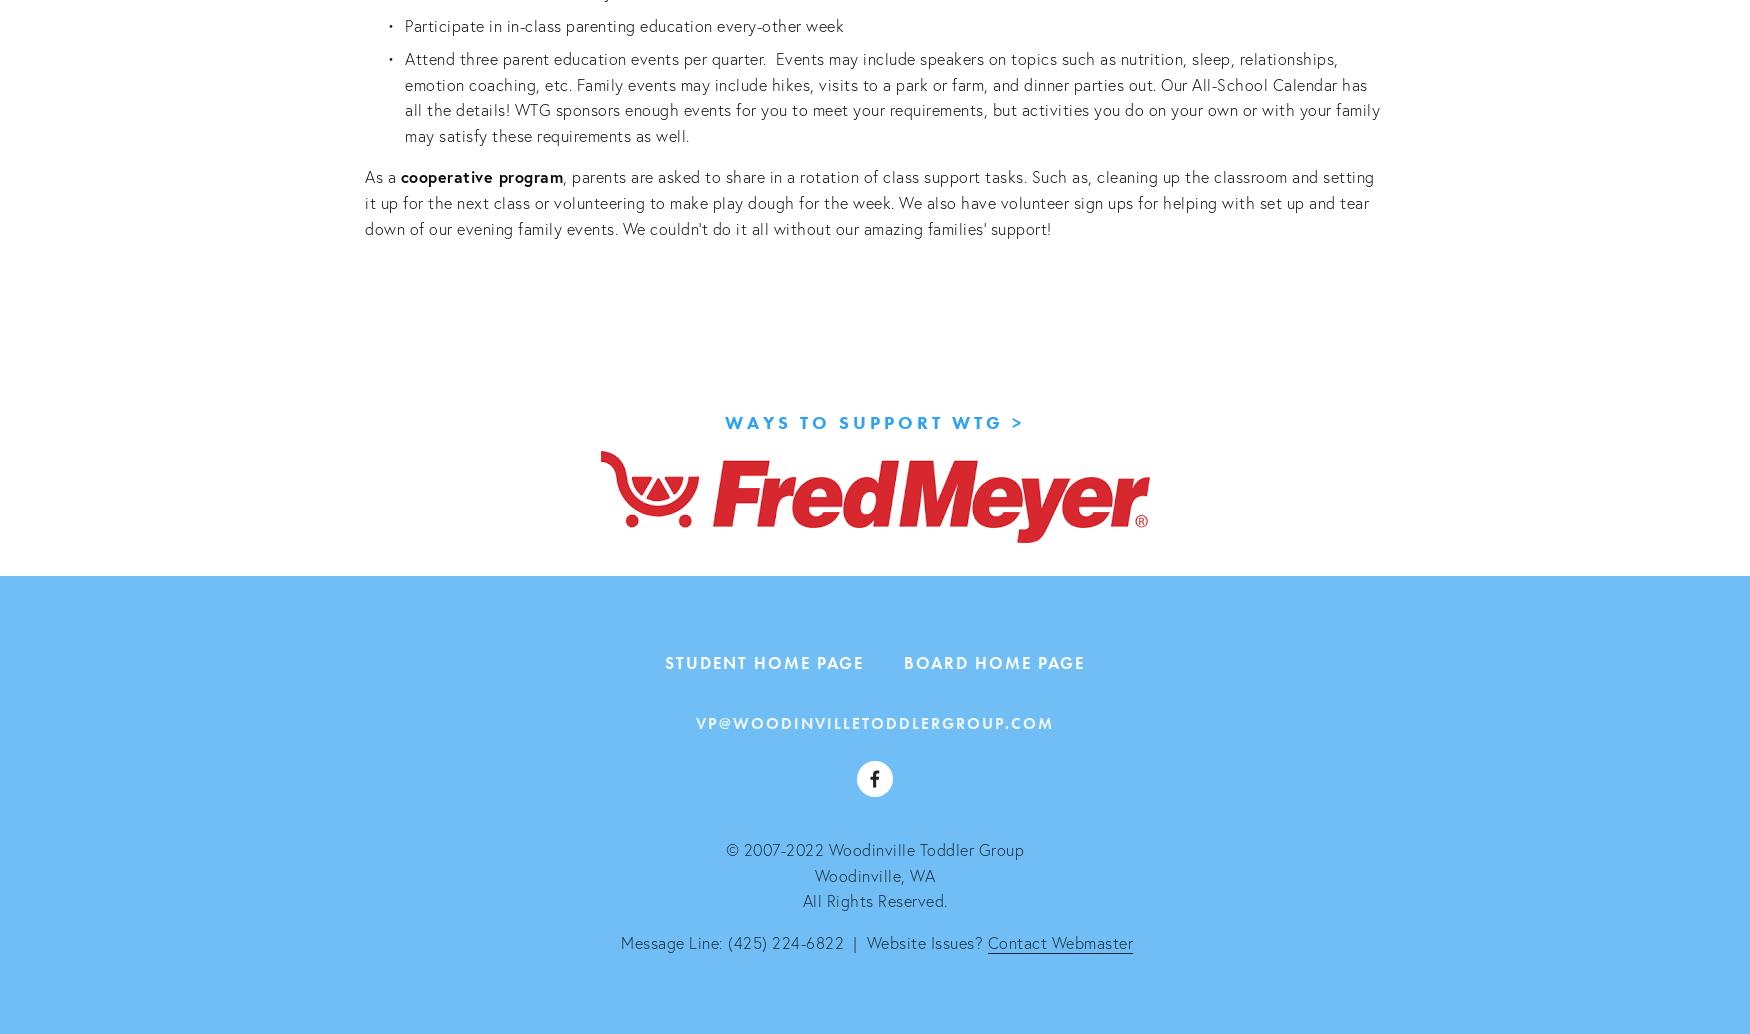 The image size is (1750, 1034). I want to click on 'Message Line: (425) 224-6822  |  Website Issues?', so click(800, 940).